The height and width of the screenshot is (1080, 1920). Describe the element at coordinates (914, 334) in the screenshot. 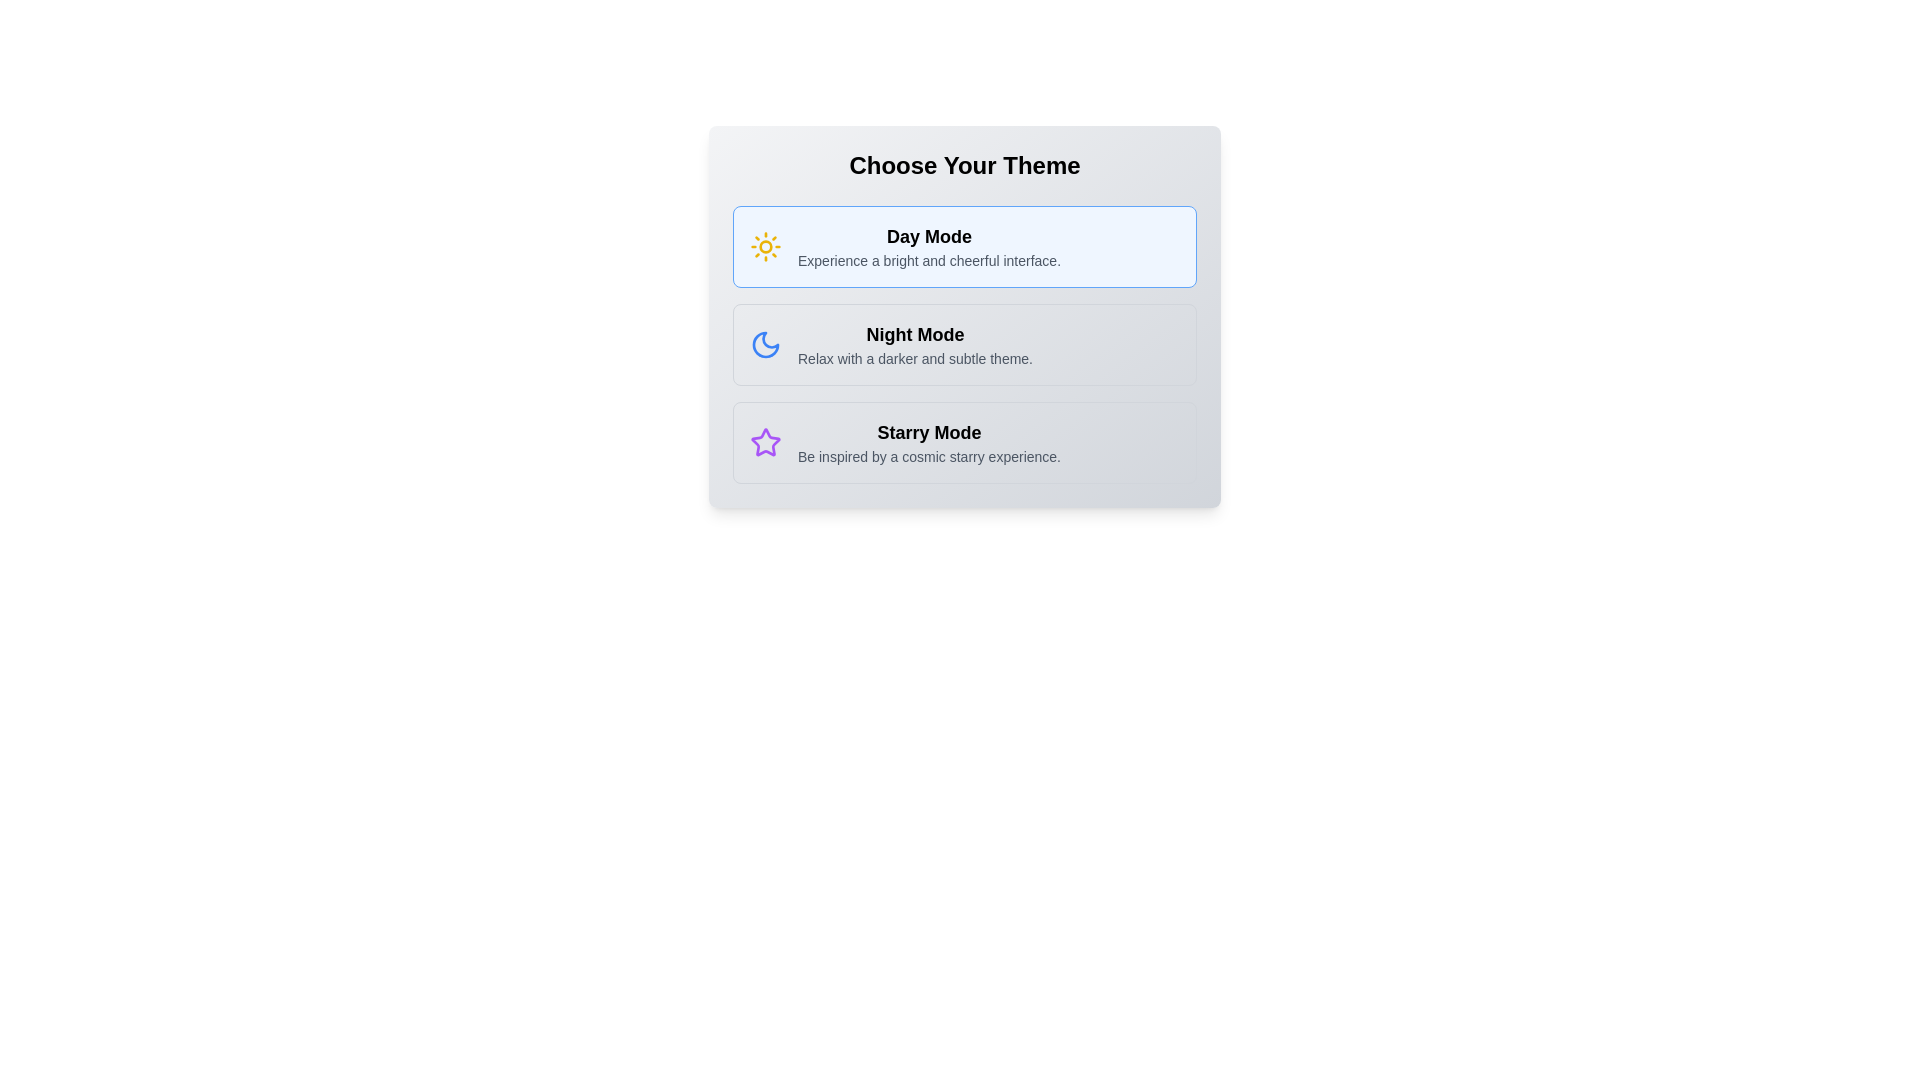

I see `the 'Night Mode' text label located between 'Day Mode' and the description 'Relax with a darker and subtle theme.'` at that location.